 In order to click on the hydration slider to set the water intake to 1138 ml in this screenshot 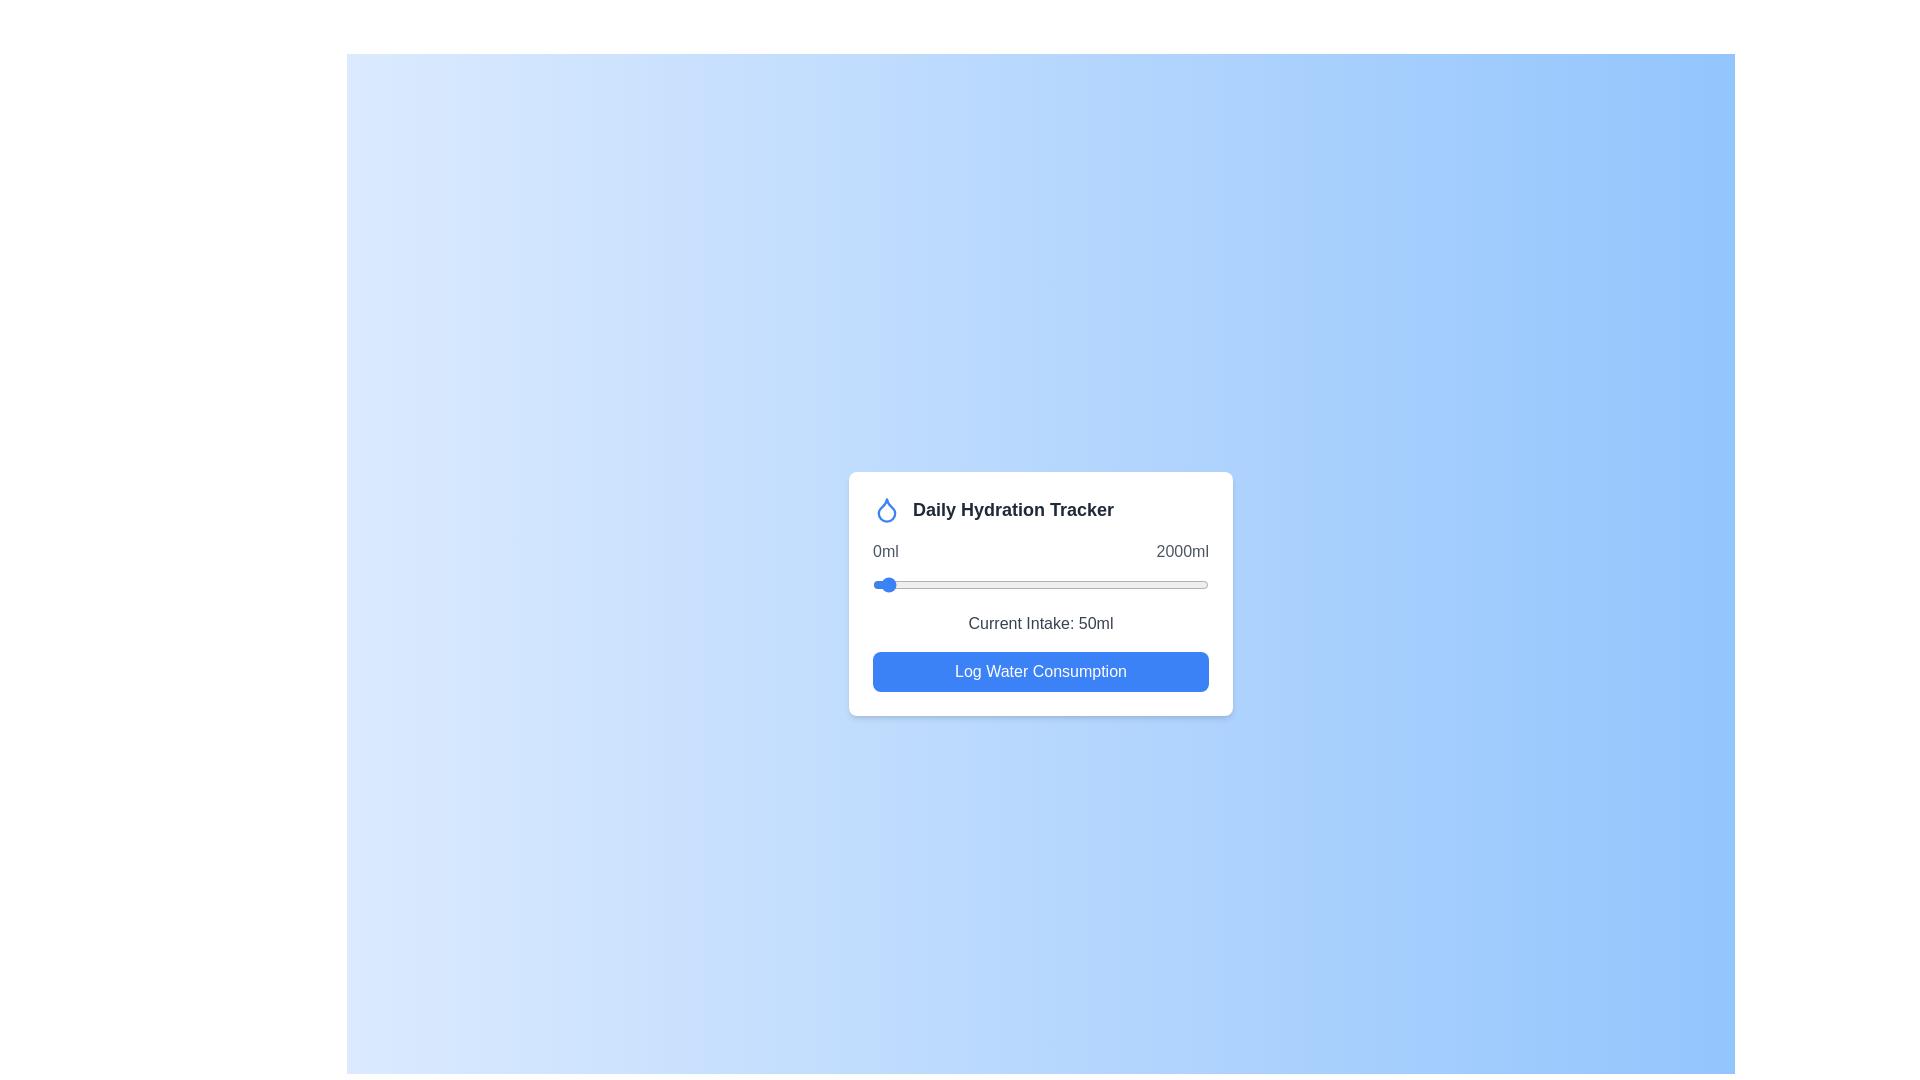, I will do `click(1063, 585)`.